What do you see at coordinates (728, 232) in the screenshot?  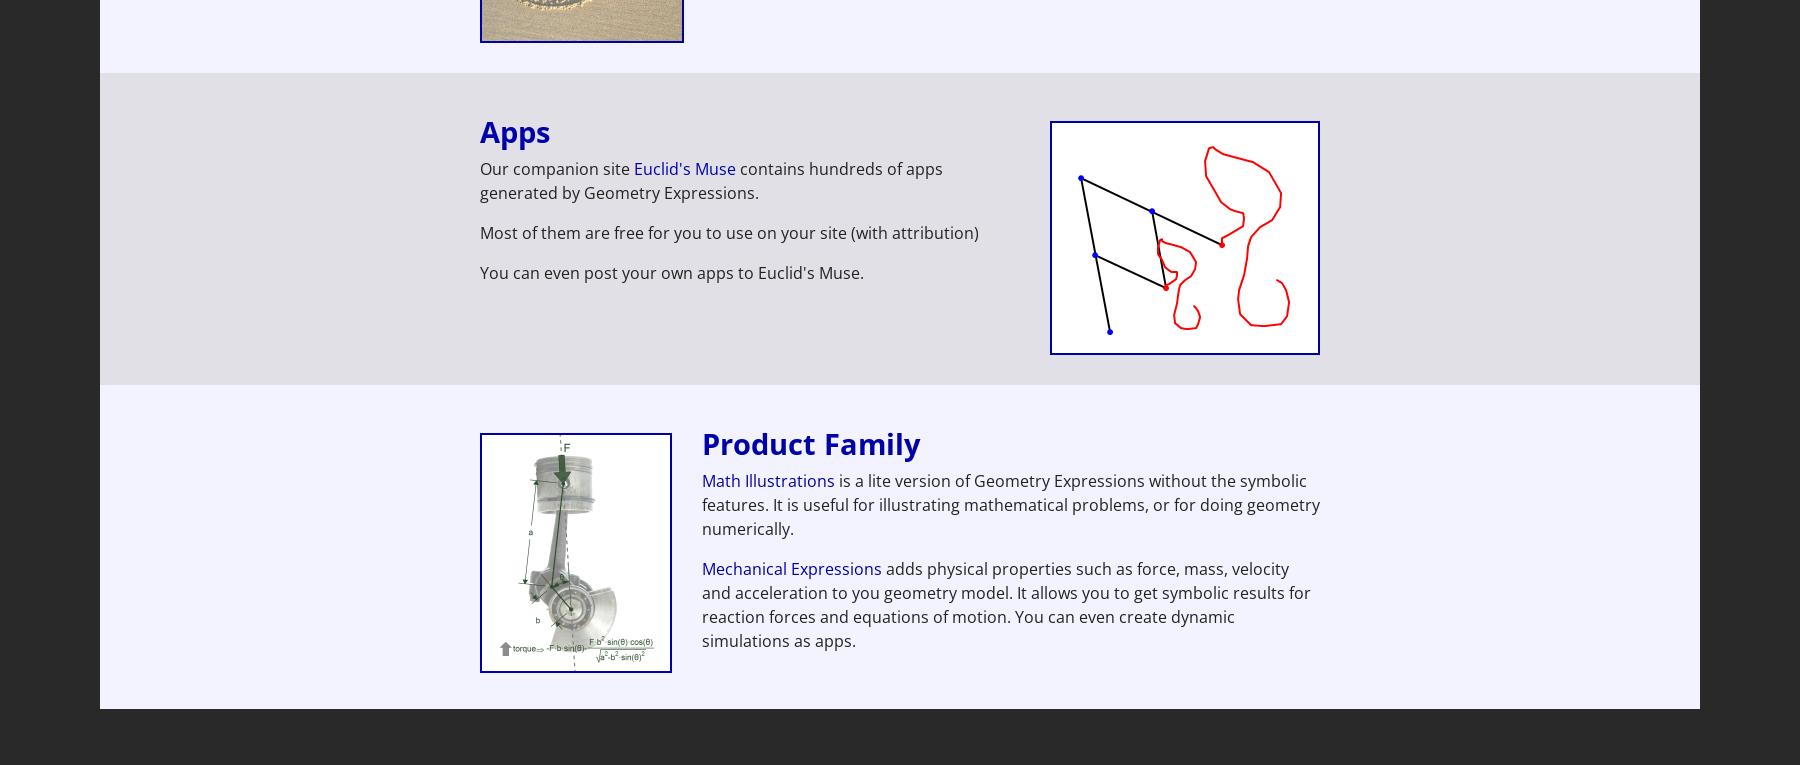 I see `'Most of them are free for you to use on your site (with attribution)'` at bounding box center [728, 232].